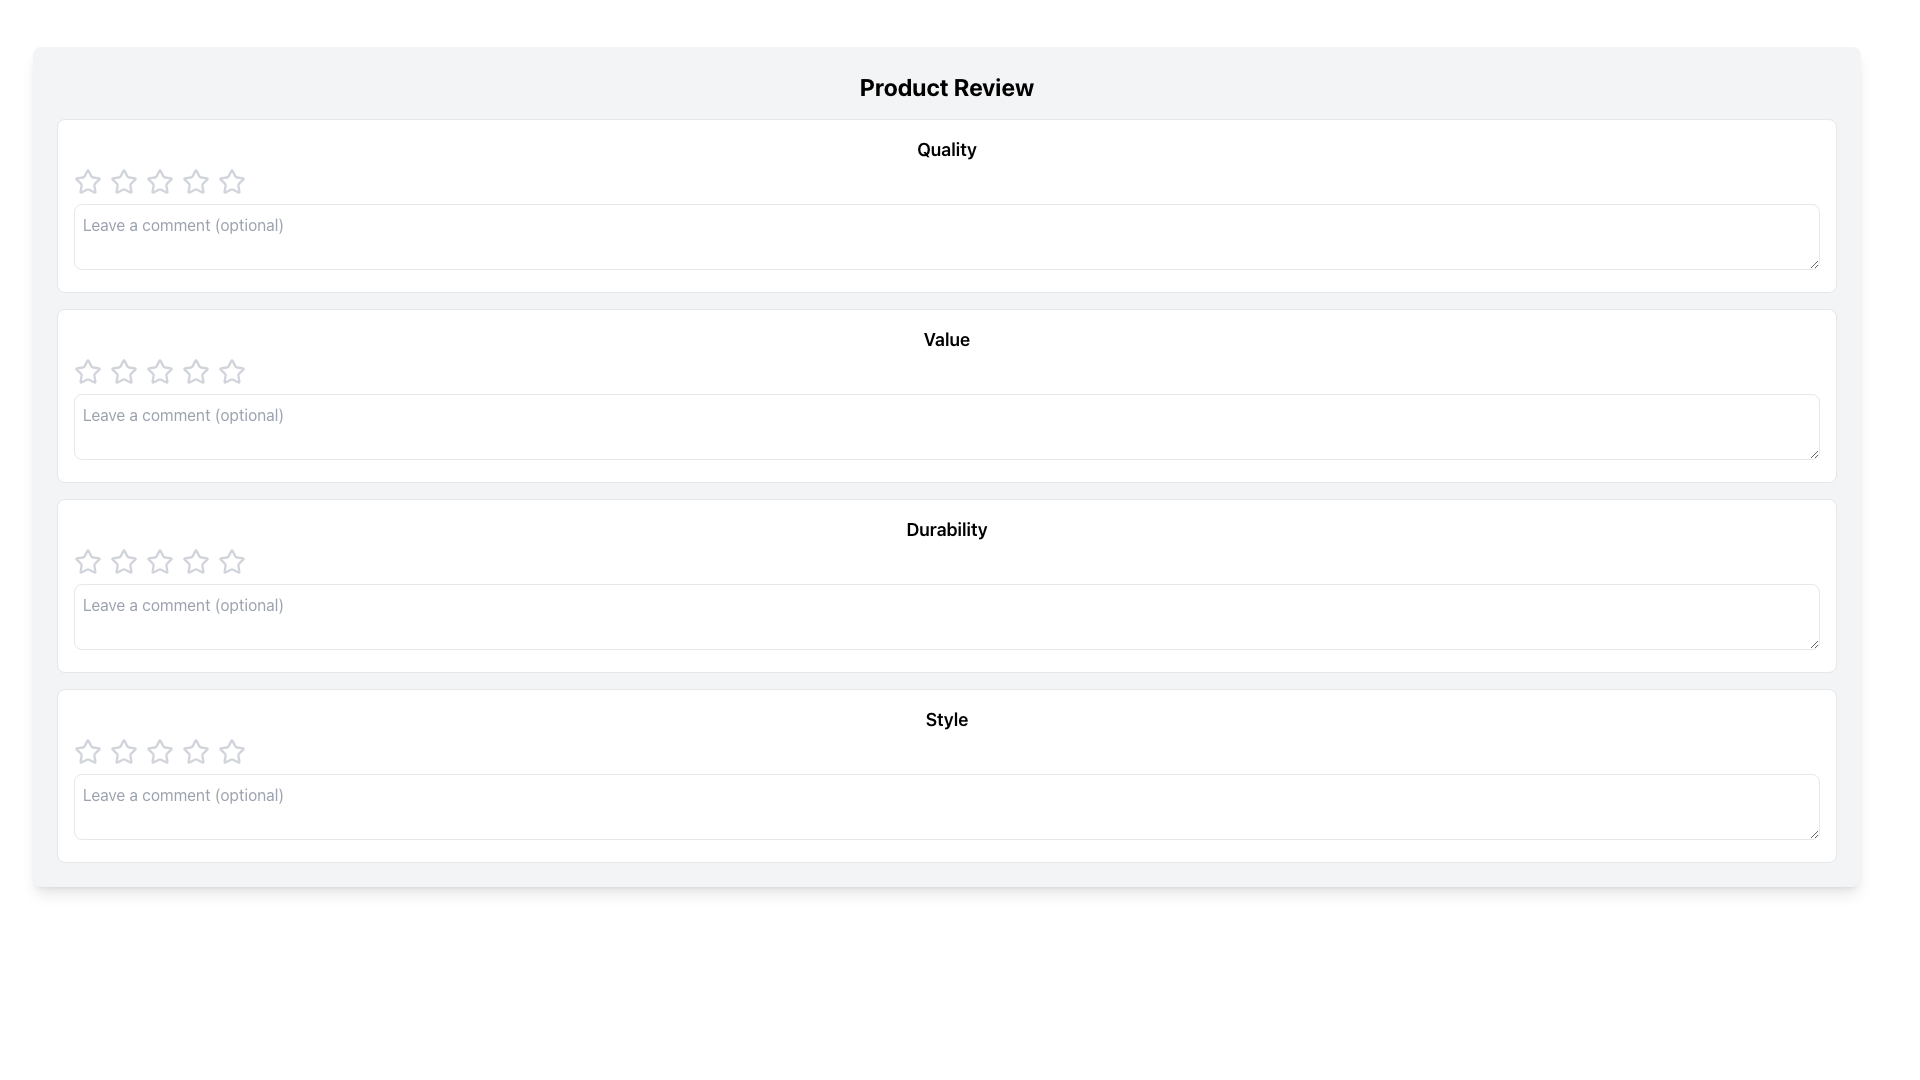 The height and width of the screenshot is (1080, 1920). What do you see at coordinates (231, 562) in the screenshot?
I see `the fifth star icon in the rating section labeled 'Durability'` at bounding box center [231, 562].